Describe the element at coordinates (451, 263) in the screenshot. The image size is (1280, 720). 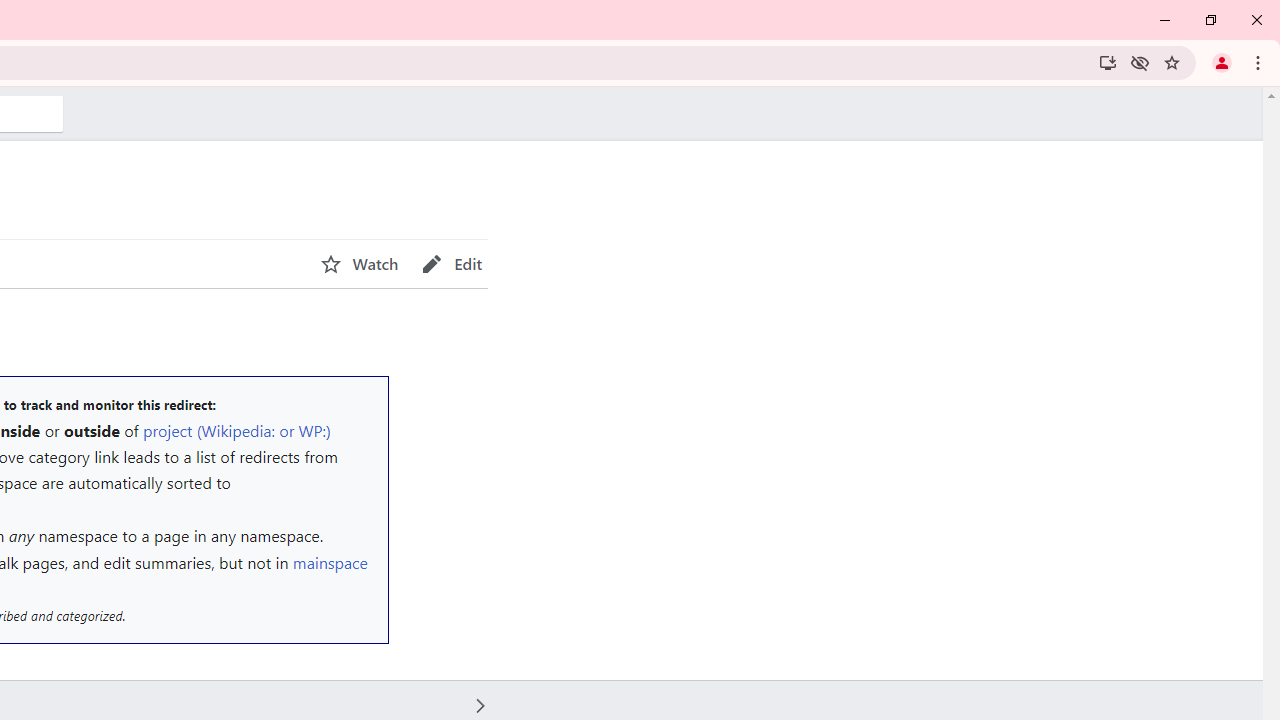
I see `'AutomationID: page-actions-edit'` at that location.